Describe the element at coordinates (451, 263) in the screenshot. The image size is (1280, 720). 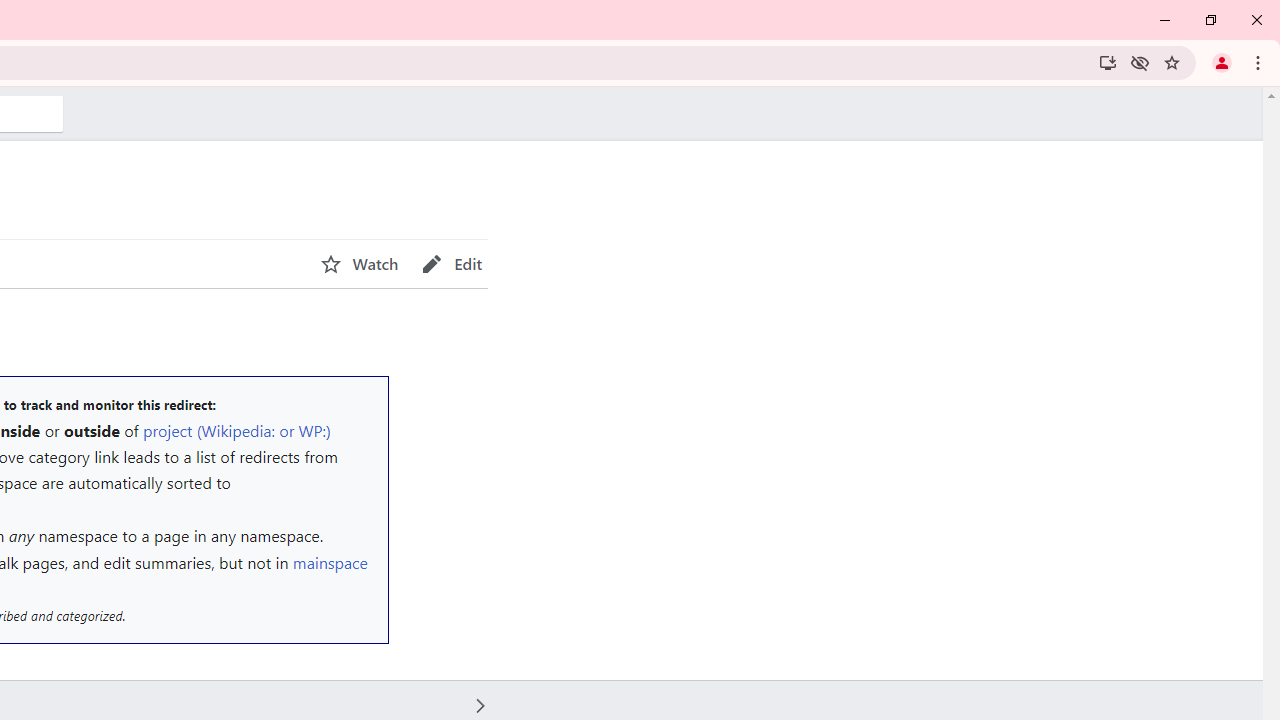
I see `'AutomationID: page-actions-edit'` at that location.